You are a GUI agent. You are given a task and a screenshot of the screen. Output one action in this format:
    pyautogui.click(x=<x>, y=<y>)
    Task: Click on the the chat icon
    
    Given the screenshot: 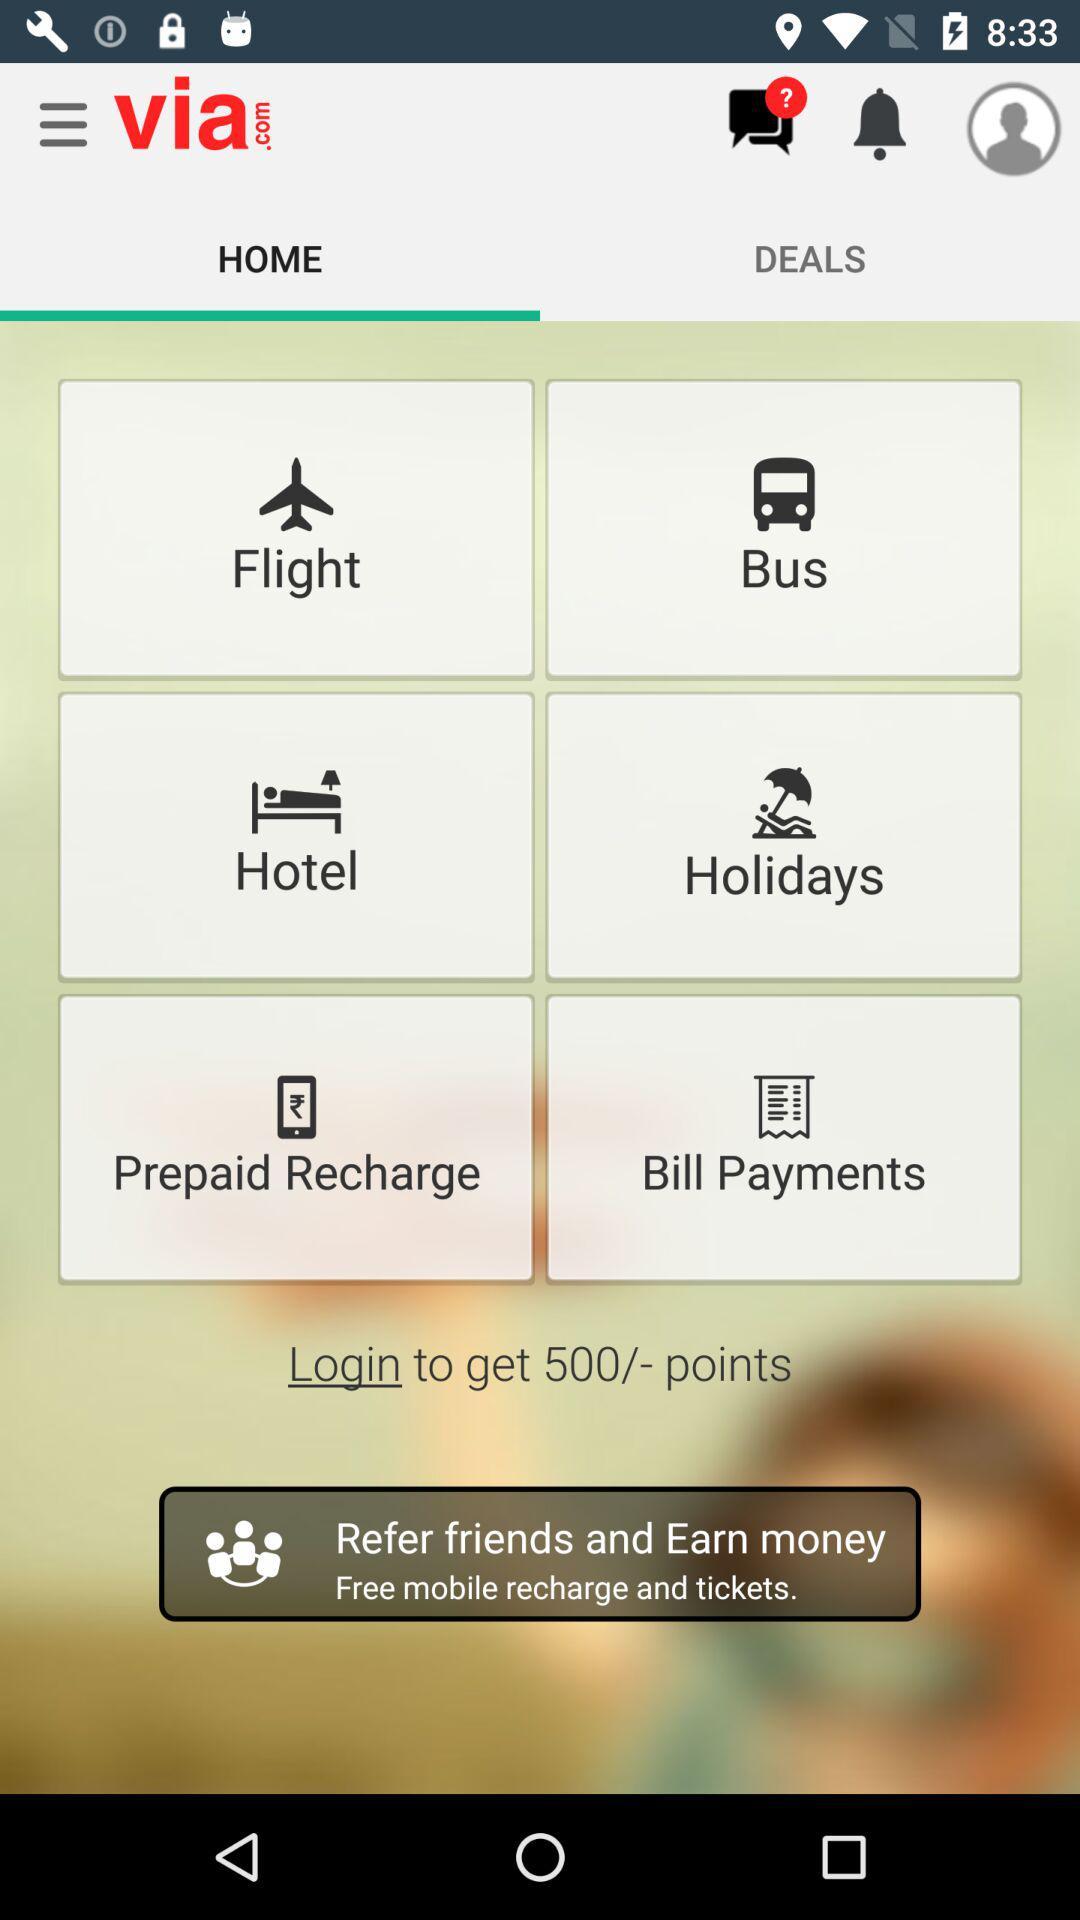 What is the action you would take?
    pyautogui.click(x=760, y=121)
    